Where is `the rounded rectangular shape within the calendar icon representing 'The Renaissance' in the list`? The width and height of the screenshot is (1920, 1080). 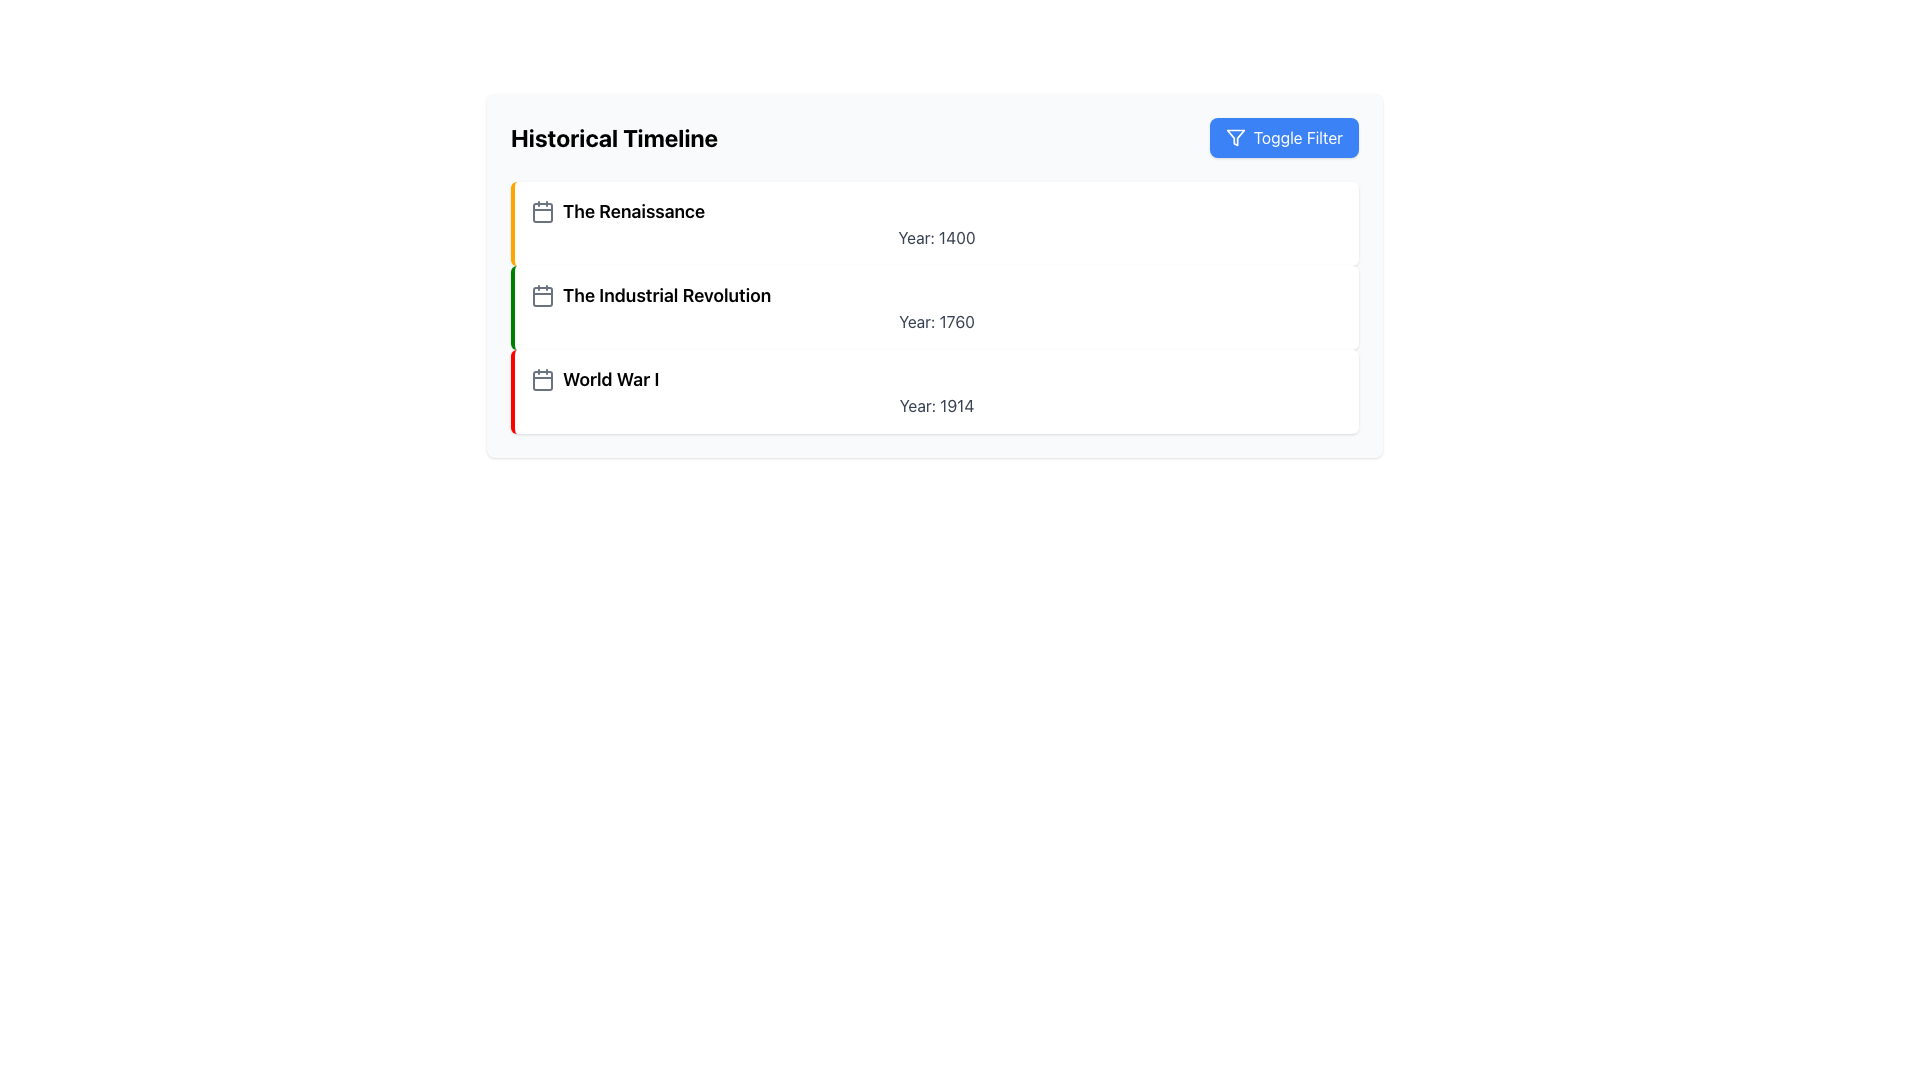 the rounded rectangular shape within the calendar icon representing 'The Renaissance' in the list is located at coordinates (542, 212).